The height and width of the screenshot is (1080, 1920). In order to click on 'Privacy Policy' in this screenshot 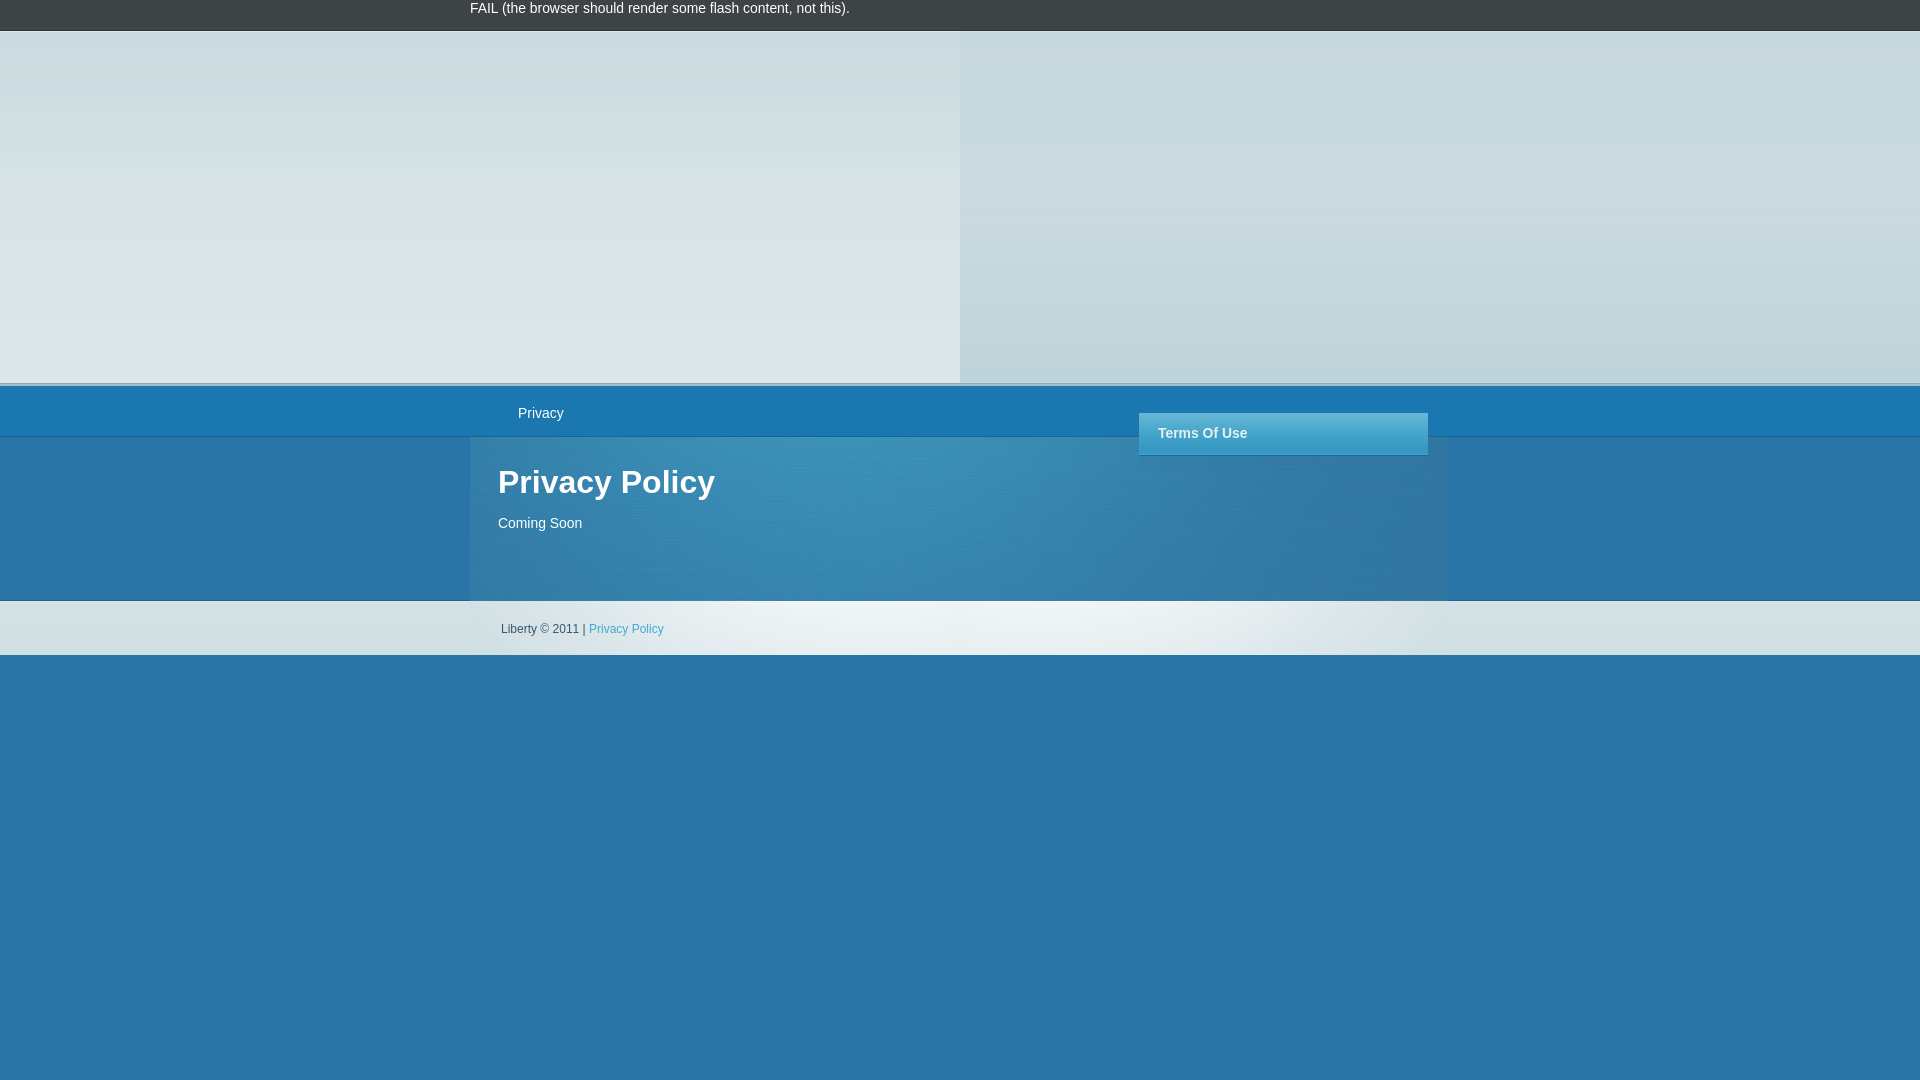, I will do `click(625, 627)`.